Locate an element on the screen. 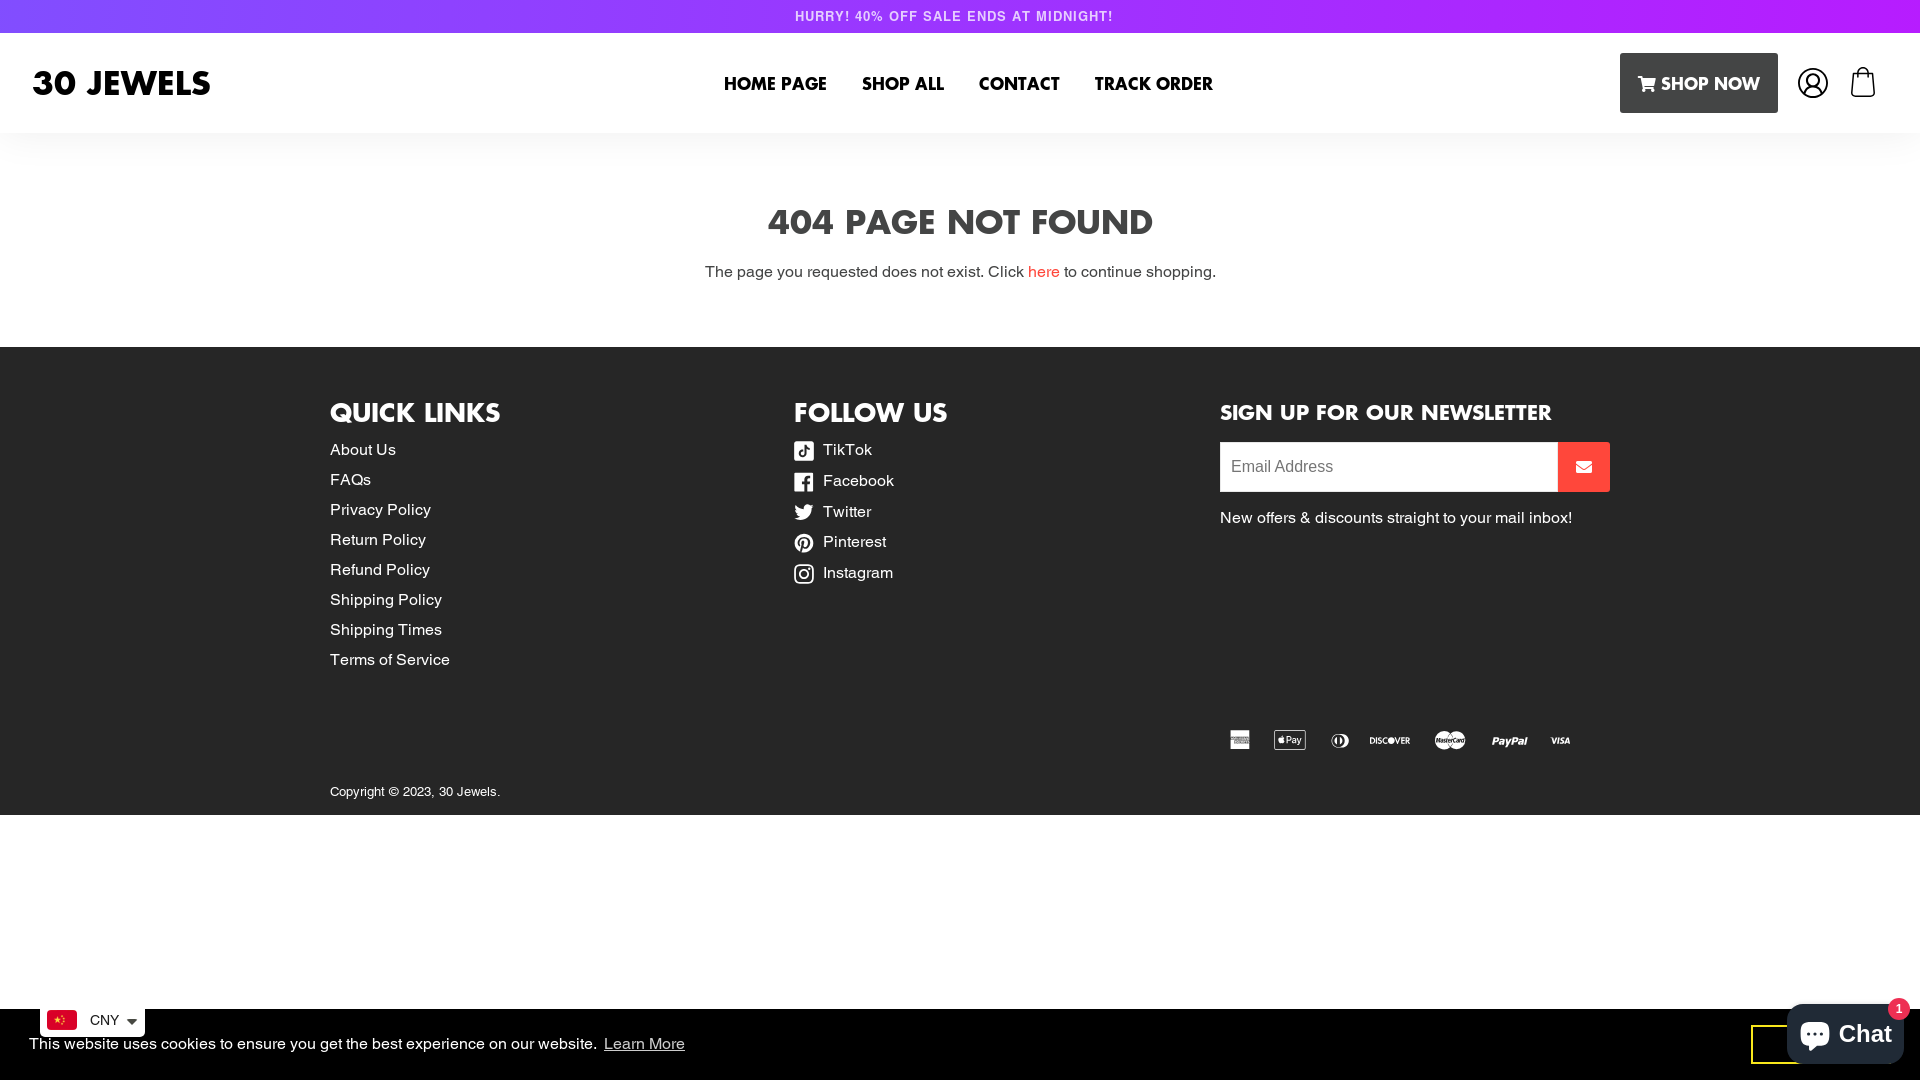 The height and width of the screenshot is (1080, 1920). 'HOME PAGE' is located at coordinates (774, 82).